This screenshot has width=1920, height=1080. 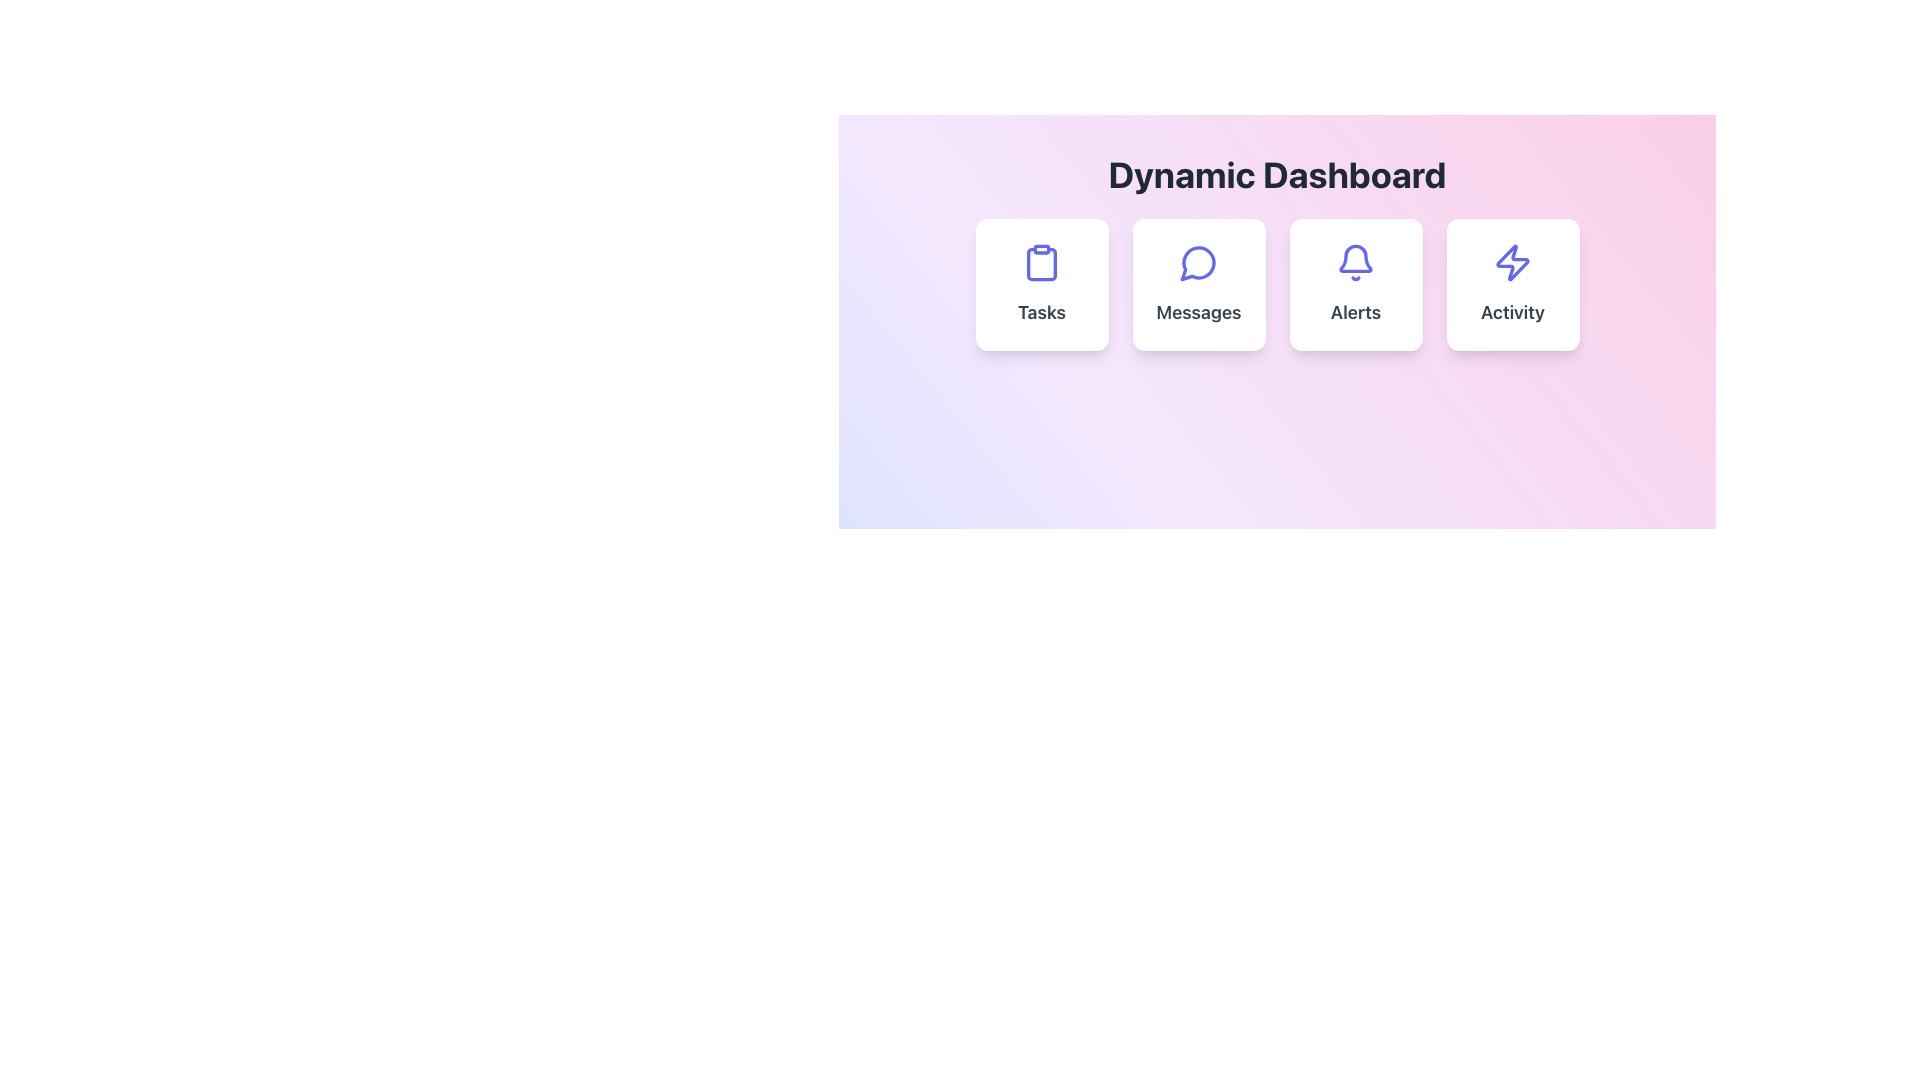 What do you see at coordinates (1199, 285) in the screenshot?
I see `the 'Messages' button, which is a card widget with a blue speech bubble icon and bold dark gray text, located as the second card in a horizontal grid between 'Tasks' and 'Alerts'` at bounding box center [1199, 285].